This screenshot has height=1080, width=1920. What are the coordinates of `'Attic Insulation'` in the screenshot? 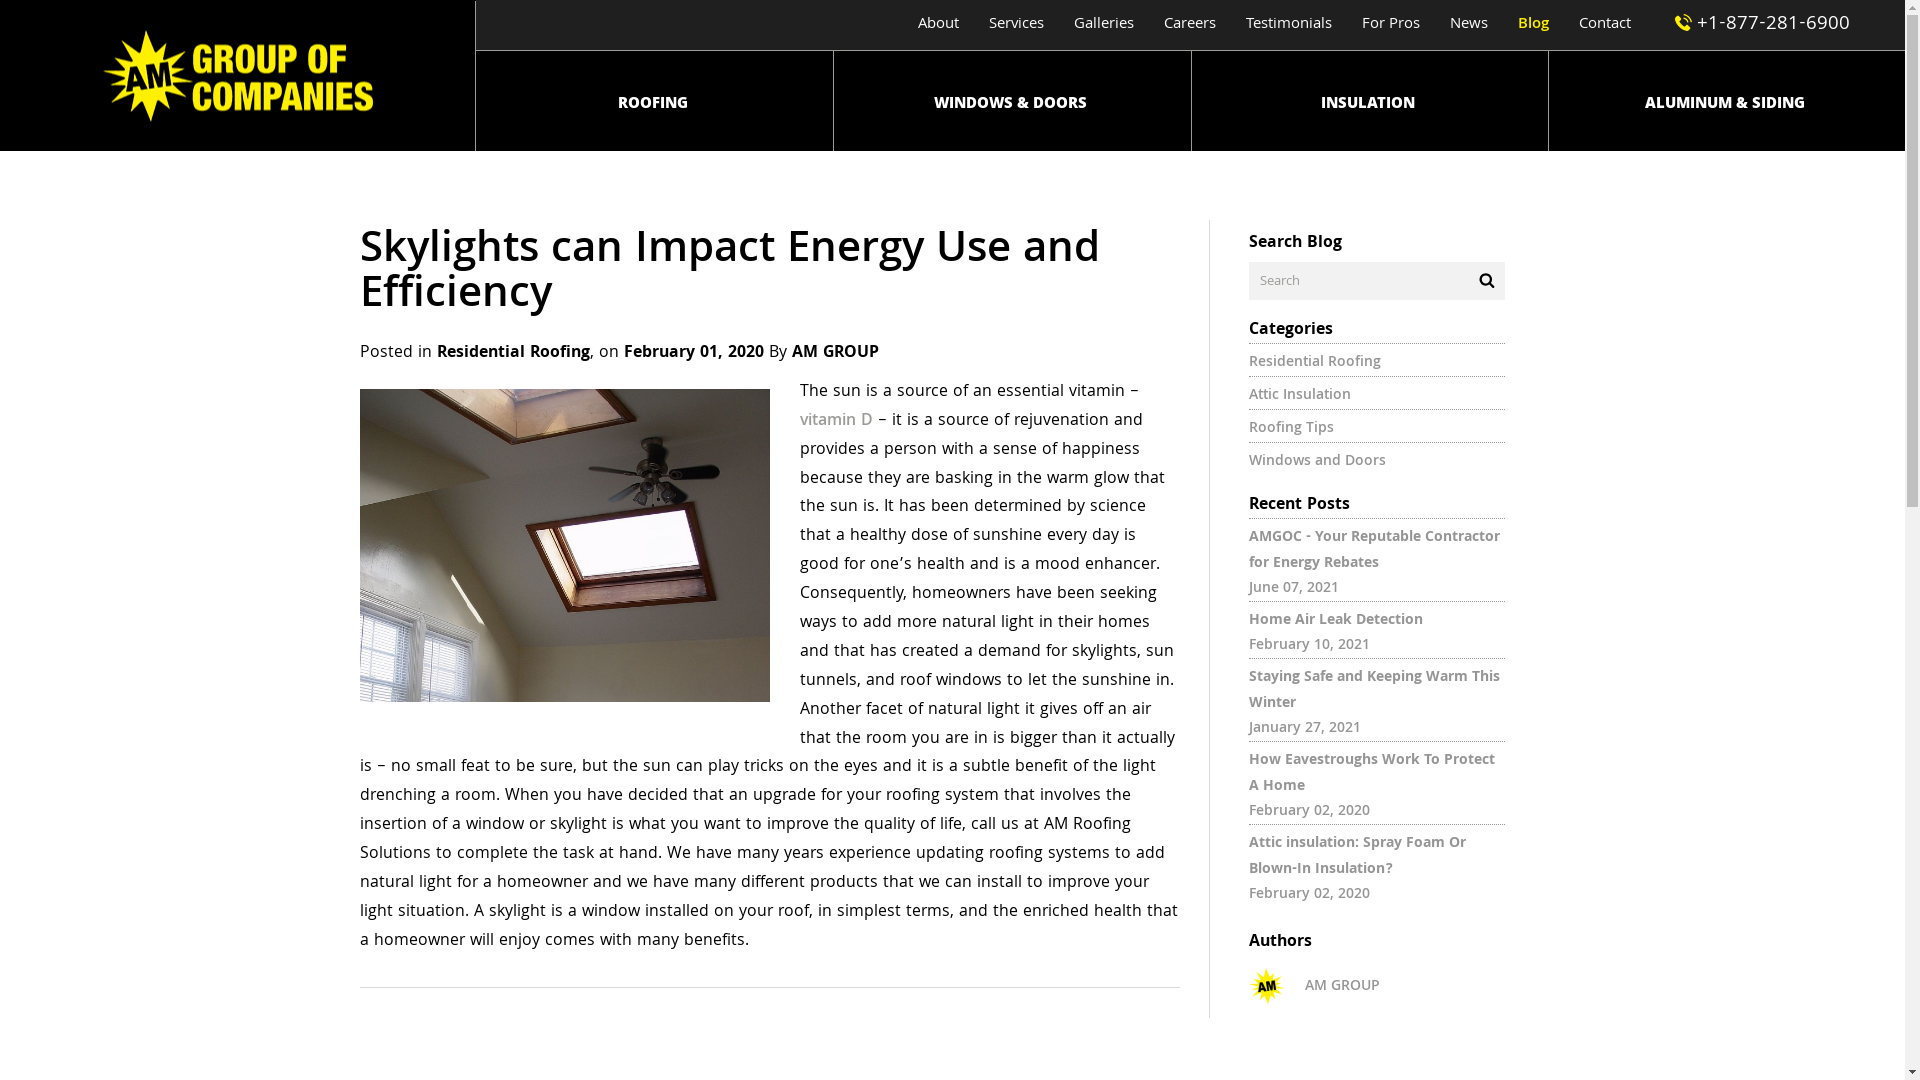 It's located at (1300, 396).